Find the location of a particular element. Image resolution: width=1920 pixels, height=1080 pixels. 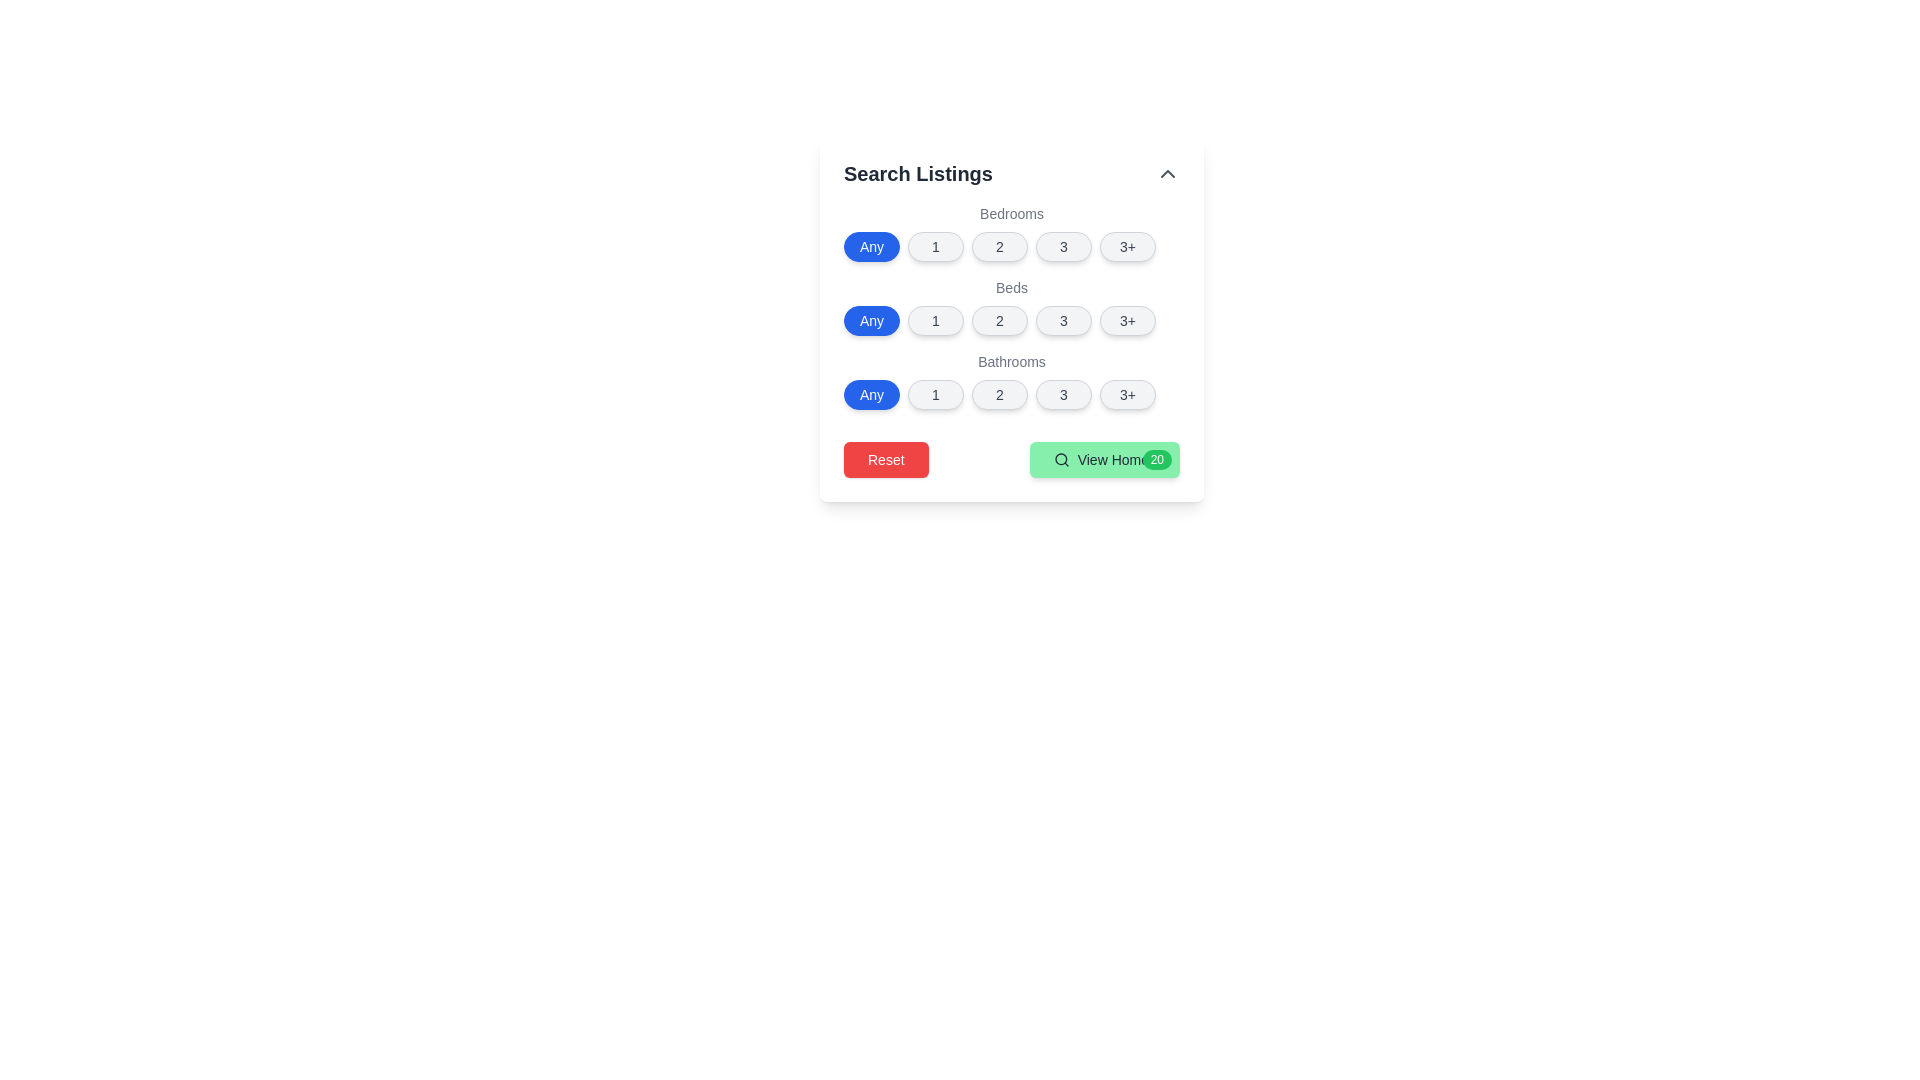

the button that allows users to select a value of '2' for the 'Bedrooms' parameter in the filtering interface, located as the third button under the 'Bedrooms' category is located at coordinates (1012, 245).